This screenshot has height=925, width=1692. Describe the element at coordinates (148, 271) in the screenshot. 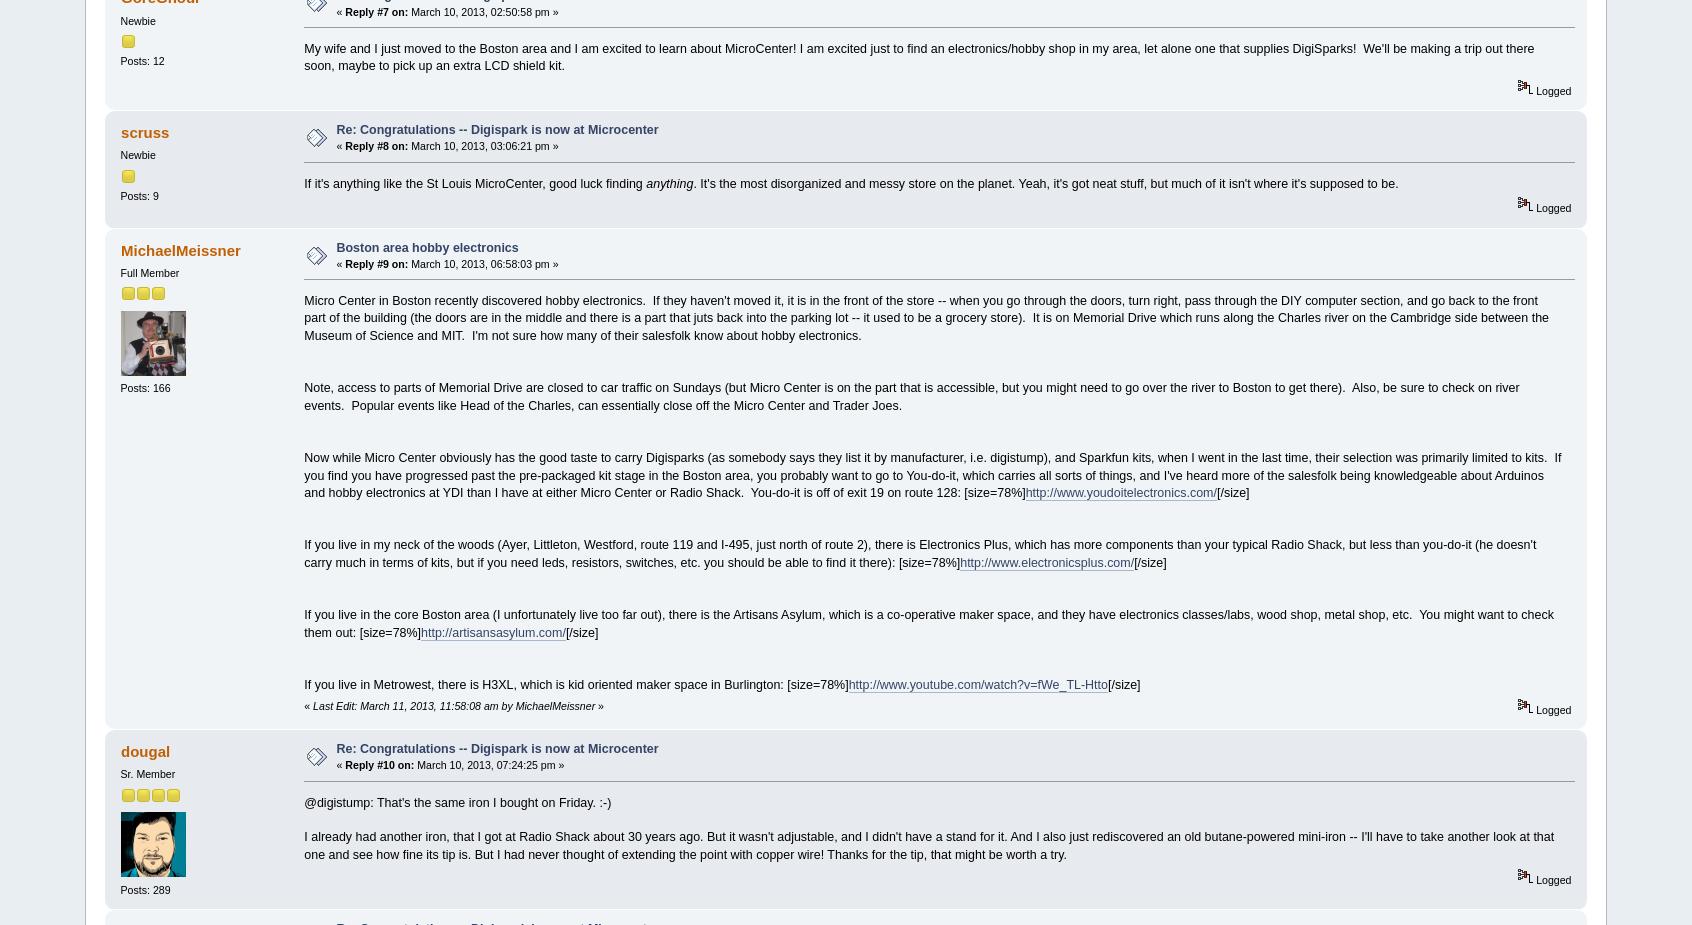

I see `'Full Member'` at that location.